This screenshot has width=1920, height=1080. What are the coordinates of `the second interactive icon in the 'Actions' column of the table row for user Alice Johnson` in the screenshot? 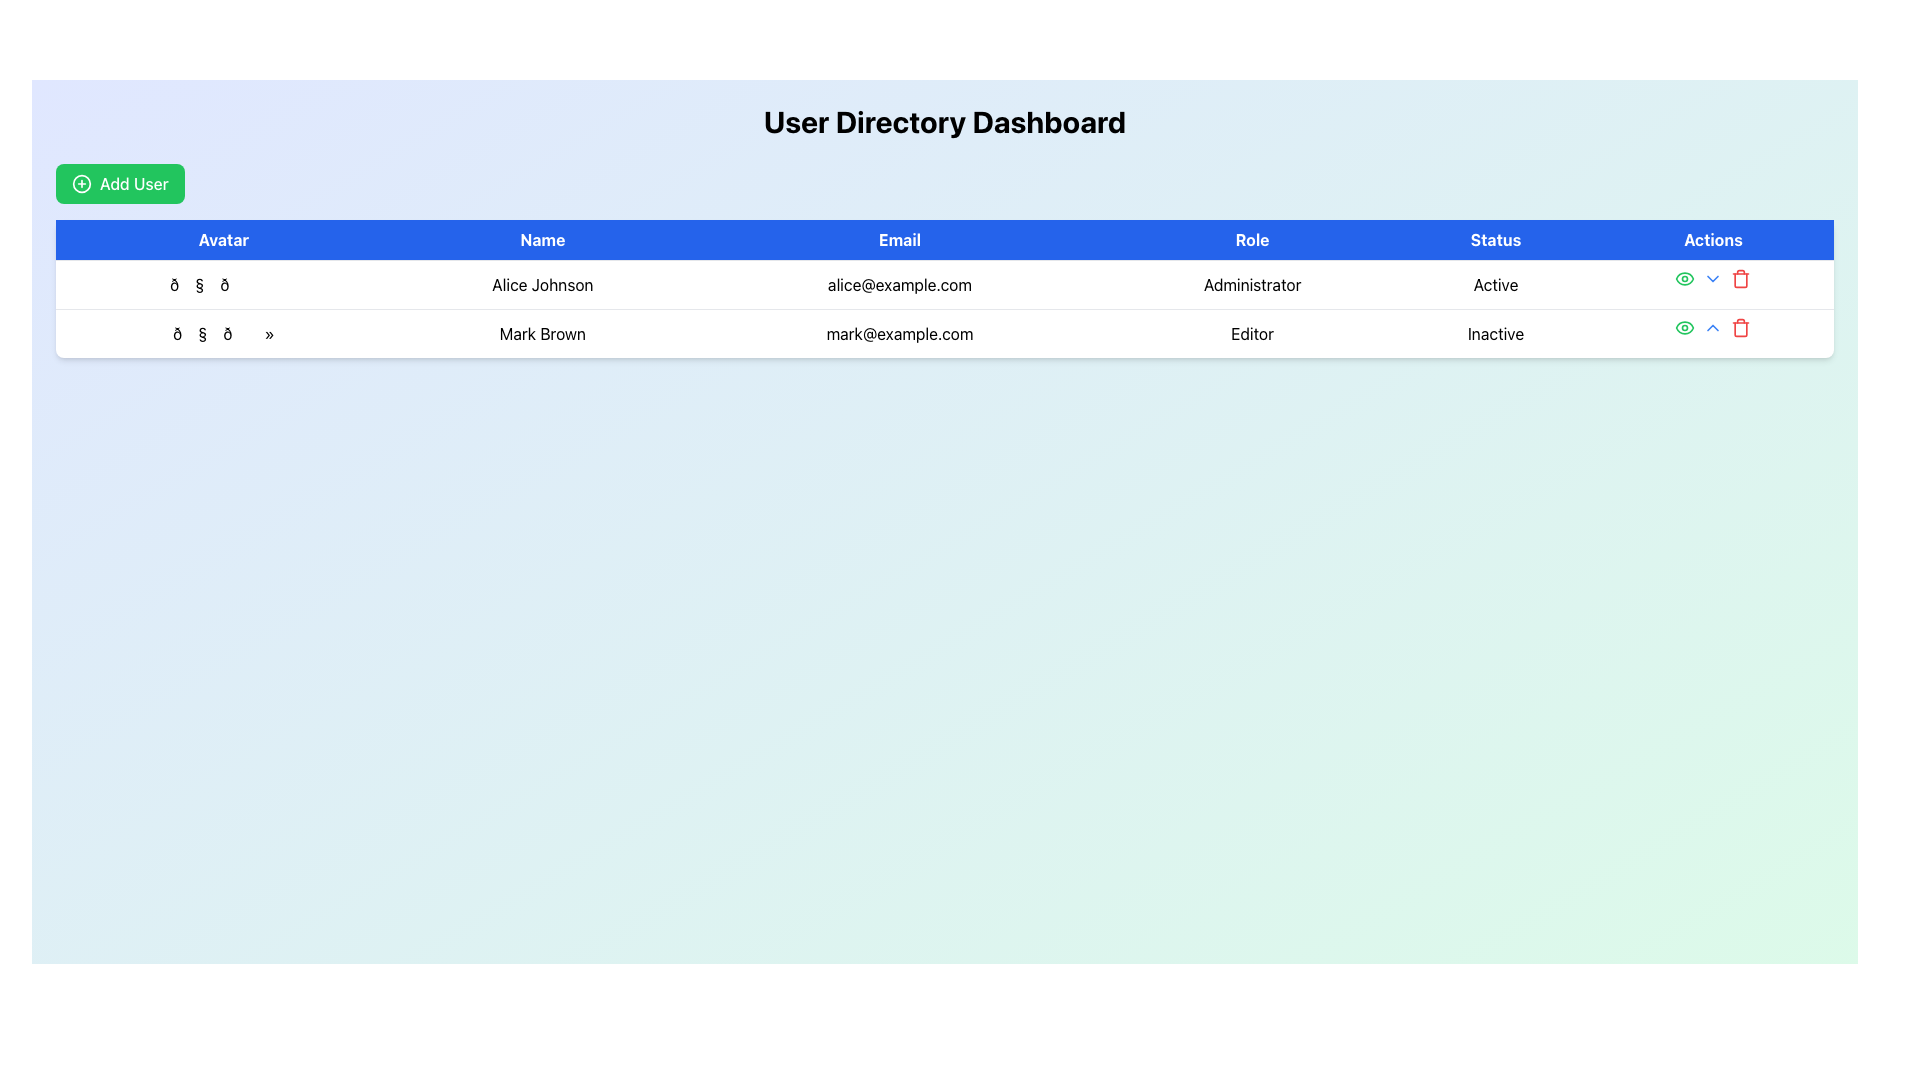 It's located at (1712, 278).